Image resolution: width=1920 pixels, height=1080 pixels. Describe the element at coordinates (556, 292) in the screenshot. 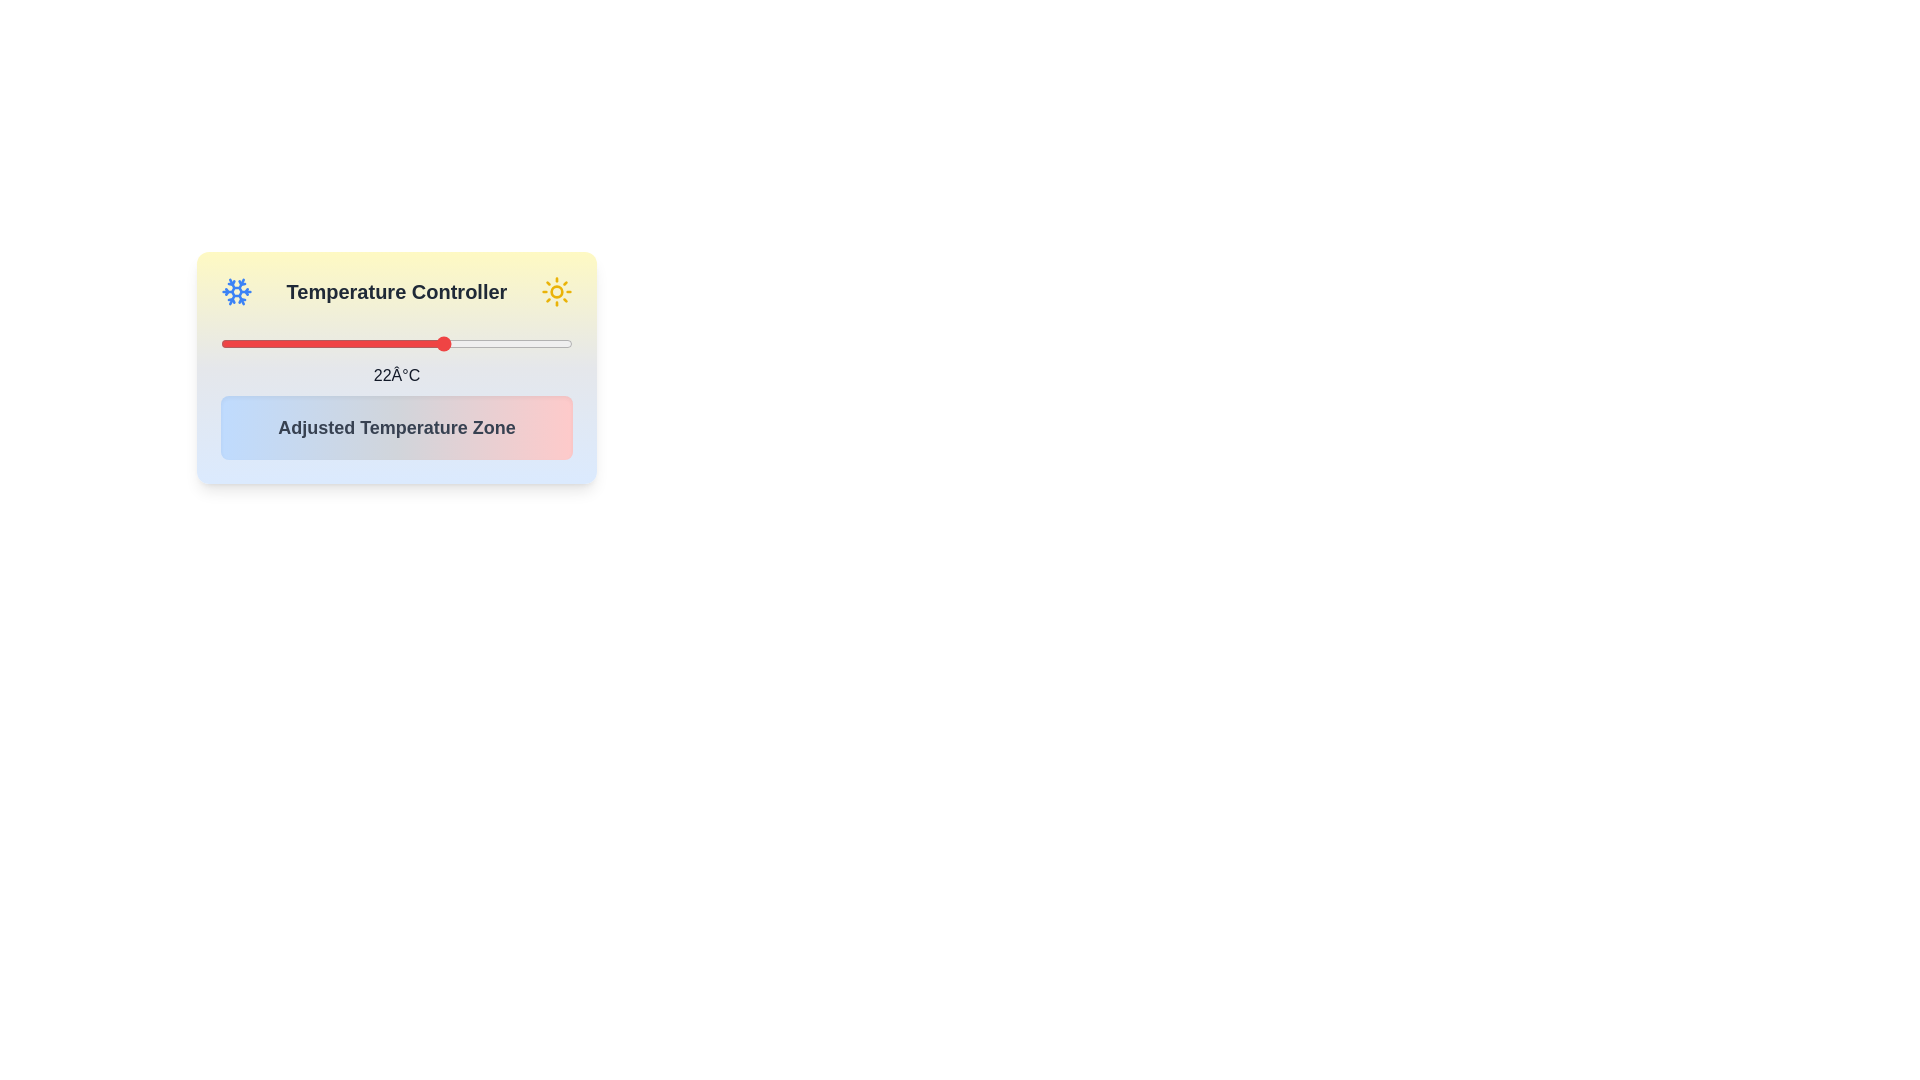

I see `the heat or brightness settings icon located at the top-right corner of the 'Temperature Controller' panel` at that location.